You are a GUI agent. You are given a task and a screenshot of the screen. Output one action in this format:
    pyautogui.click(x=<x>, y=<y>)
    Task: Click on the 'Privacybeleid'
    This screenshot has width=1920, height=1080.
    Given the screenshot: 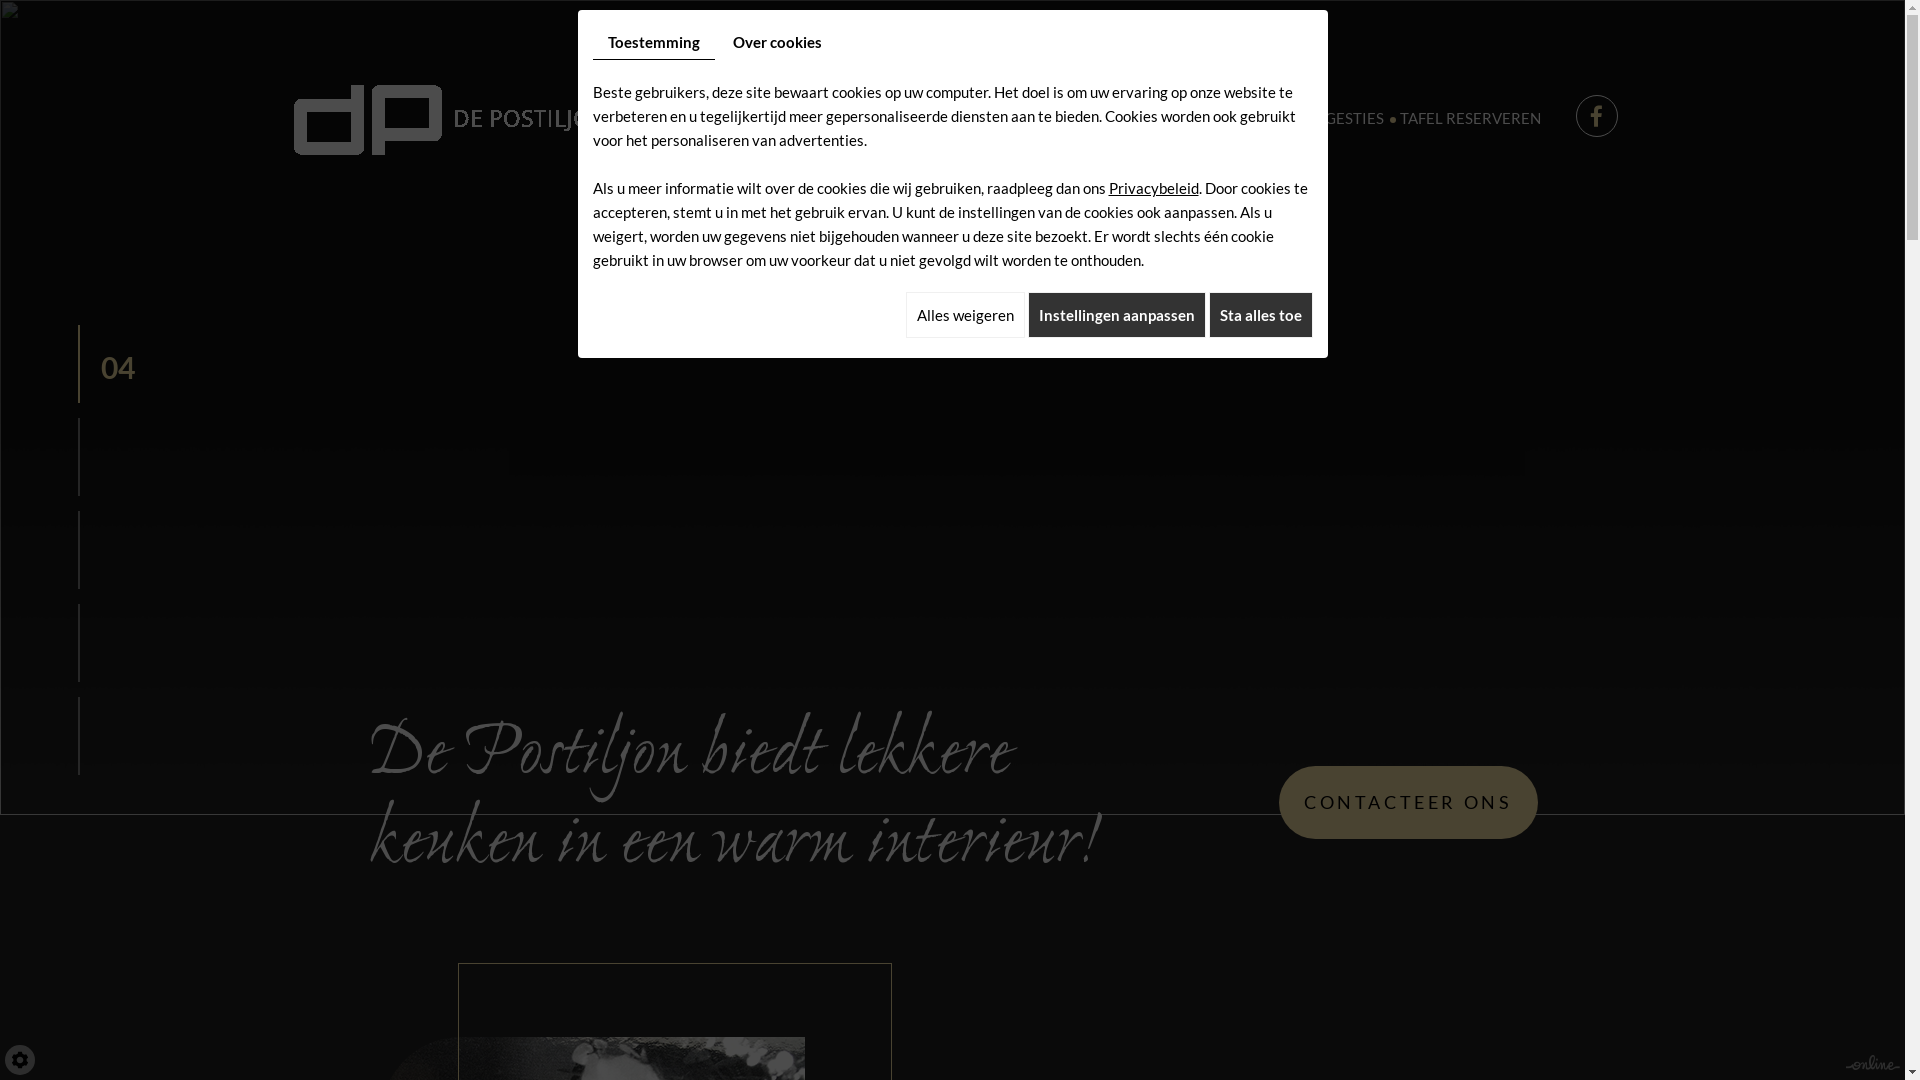 What is the action you would take?
    pyautogui.click(x=1152, y=188)
    